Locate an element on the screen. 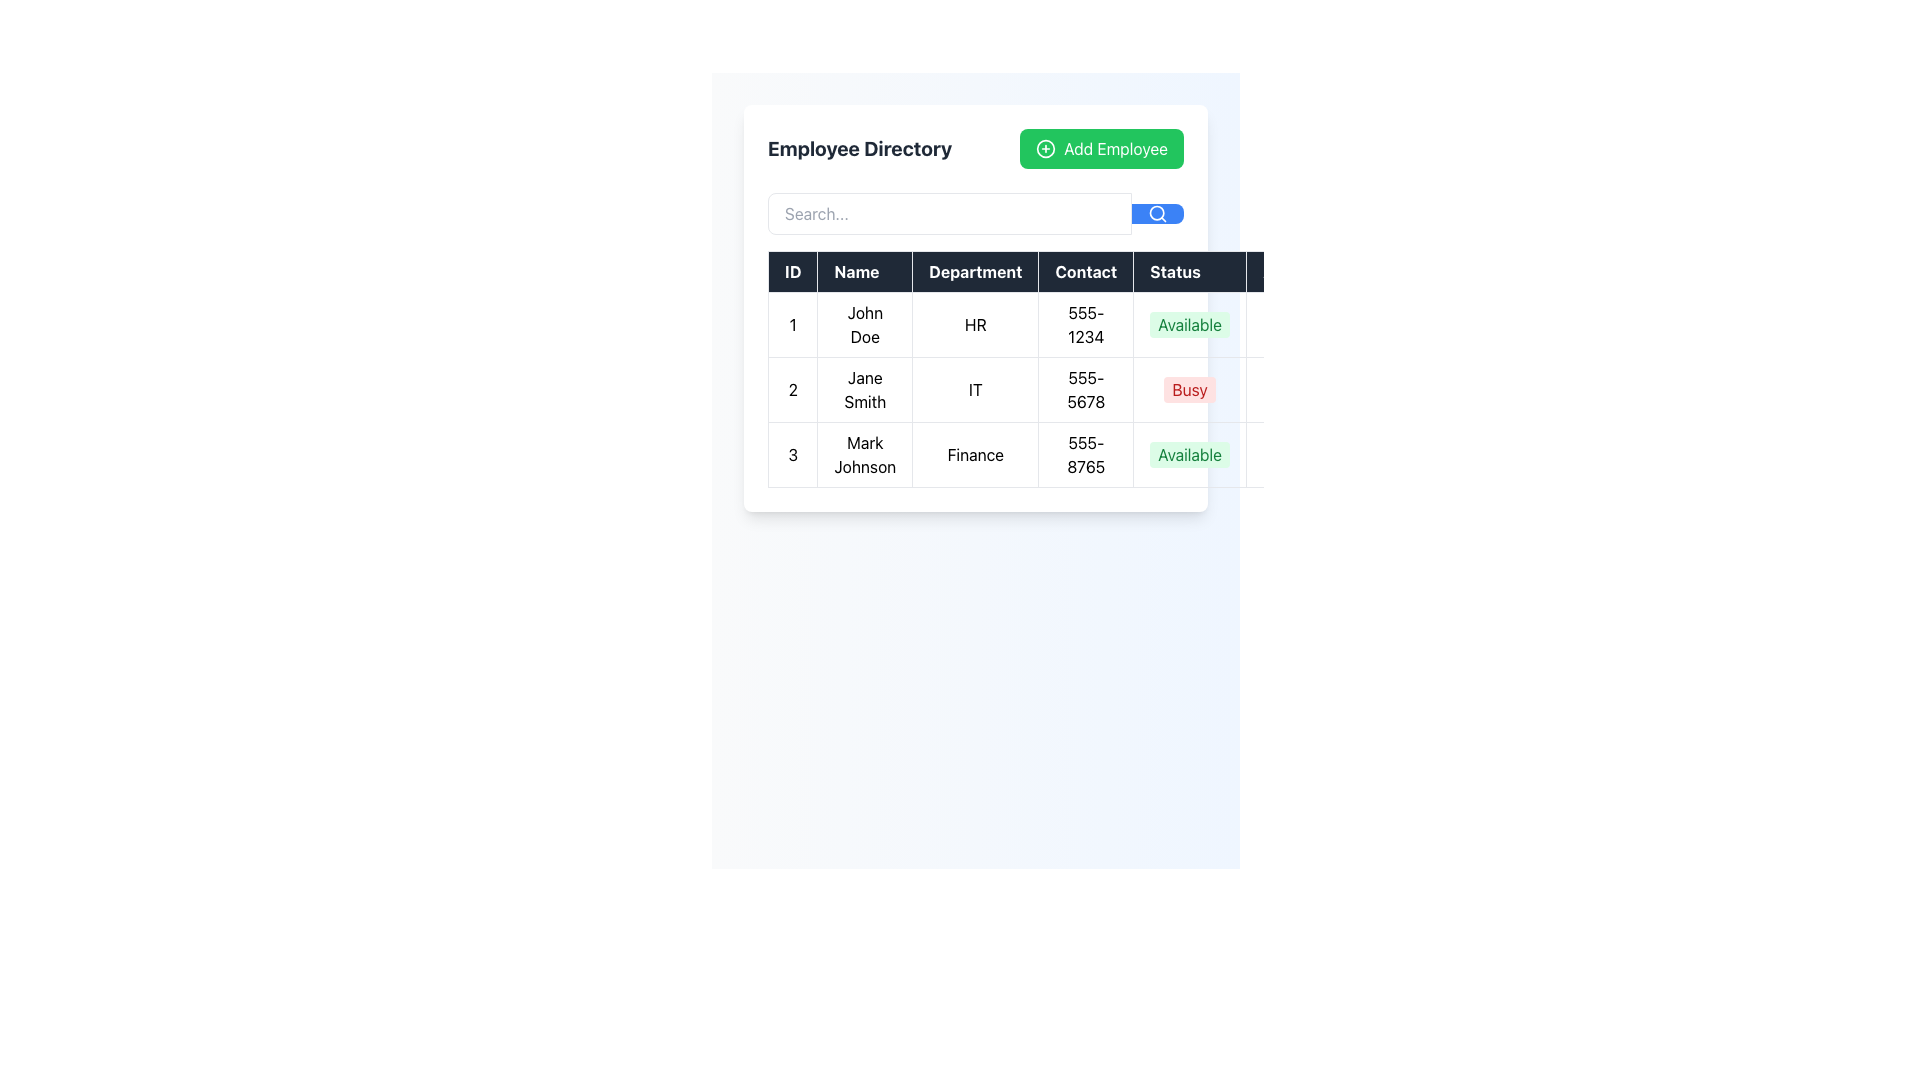 The width and height of the screenshot is (1920, 1080). value of the employee ID cell located in the third row of the Employee Directory table, which is the first cell under the 'ID' column is located at coordinates (792, 455).